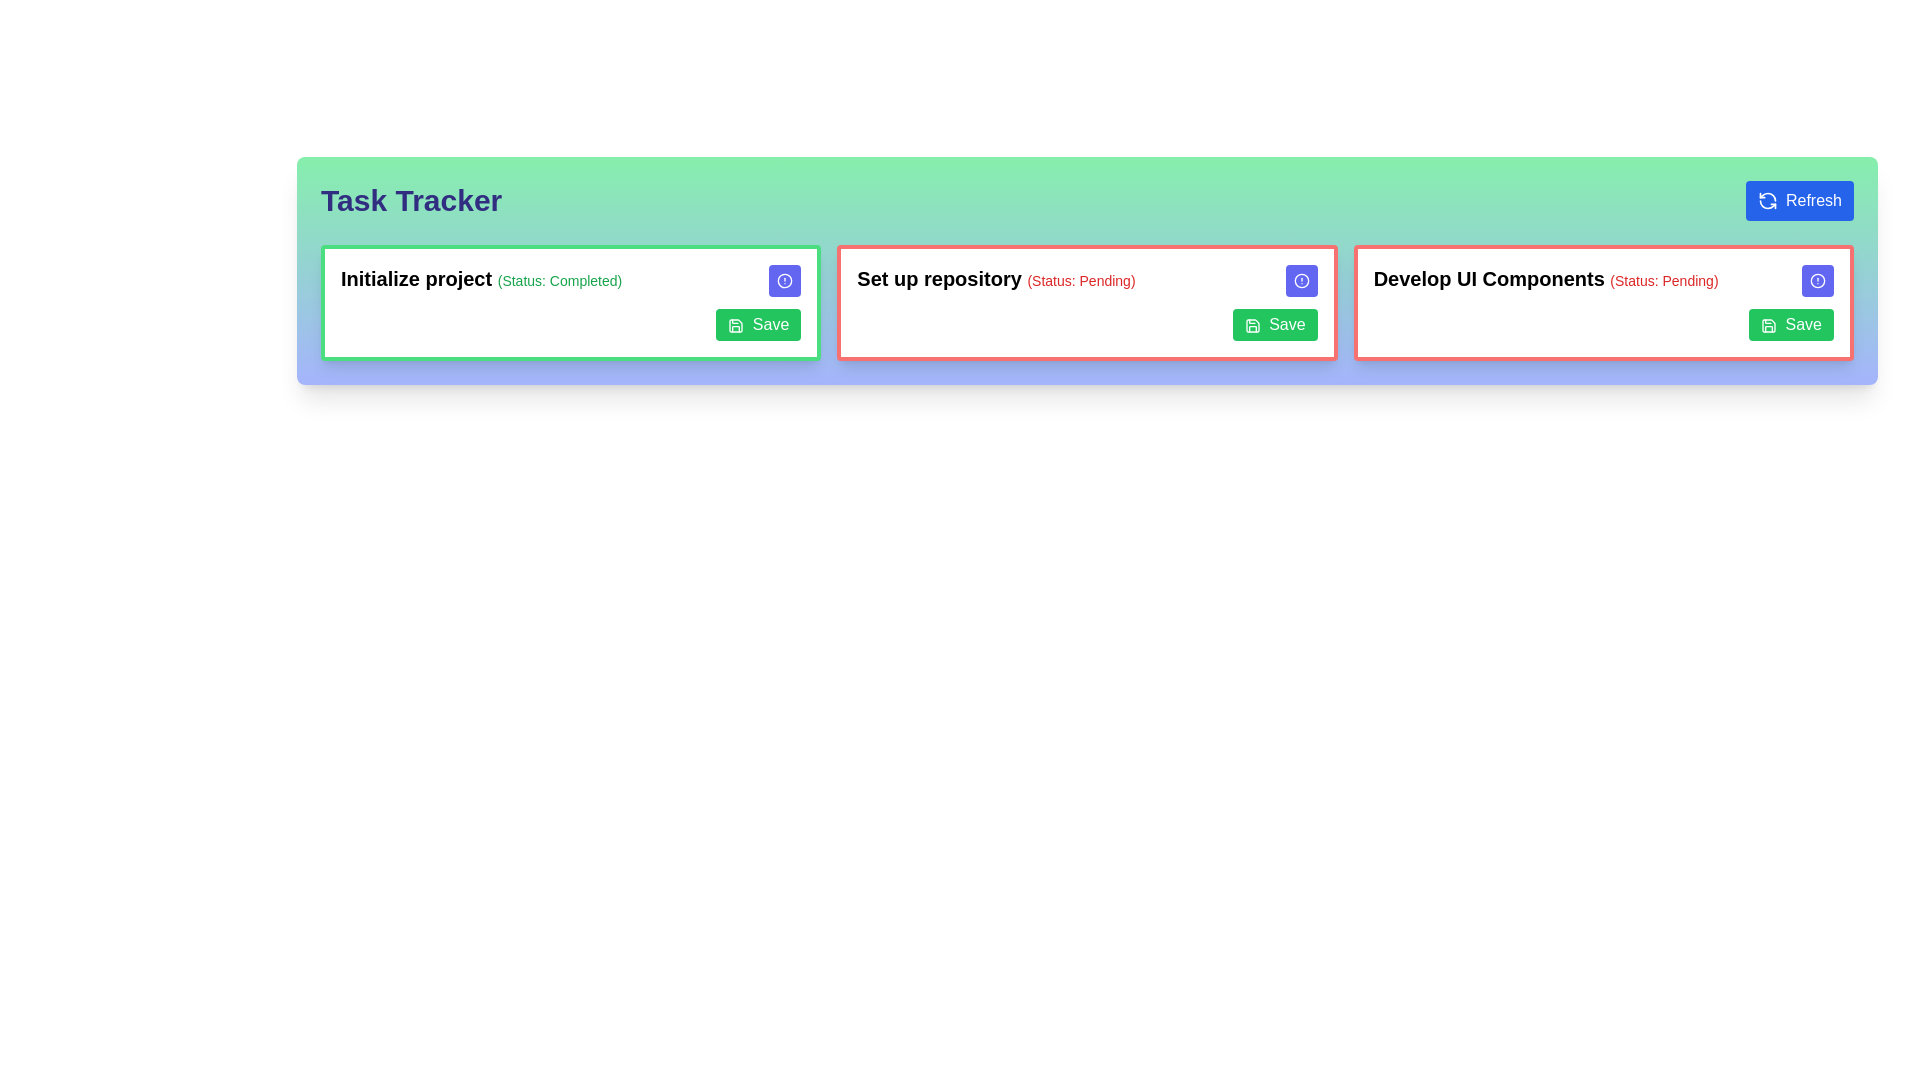  What do you see at coordinates (1080, 281) in the screenshot?
I see `the text label displaying '(Status: Pending)' in small, light-styled red font, located to the right of the bold title 'Set up repository'` at bounding box center [1080, 281].